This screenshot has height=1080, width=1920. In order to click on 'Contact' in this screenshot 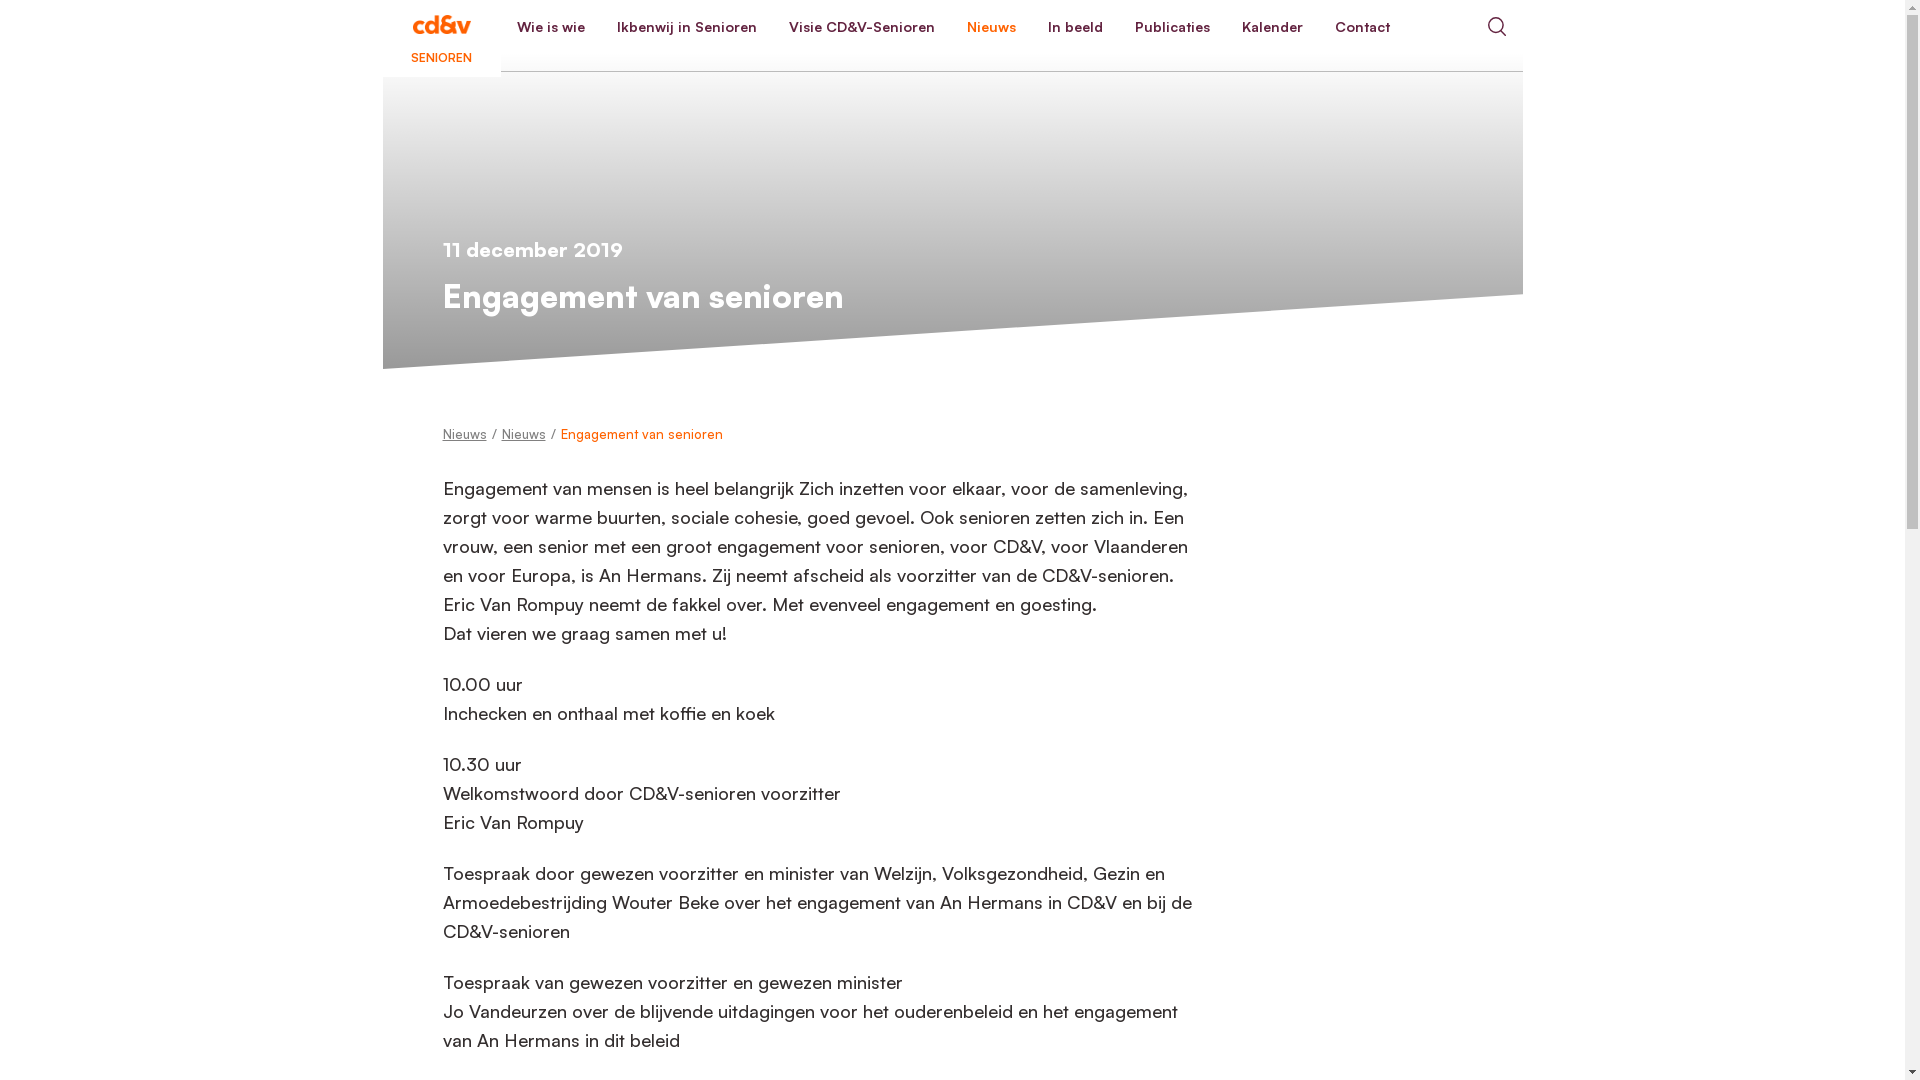, I will do `click(1360, 27)`.